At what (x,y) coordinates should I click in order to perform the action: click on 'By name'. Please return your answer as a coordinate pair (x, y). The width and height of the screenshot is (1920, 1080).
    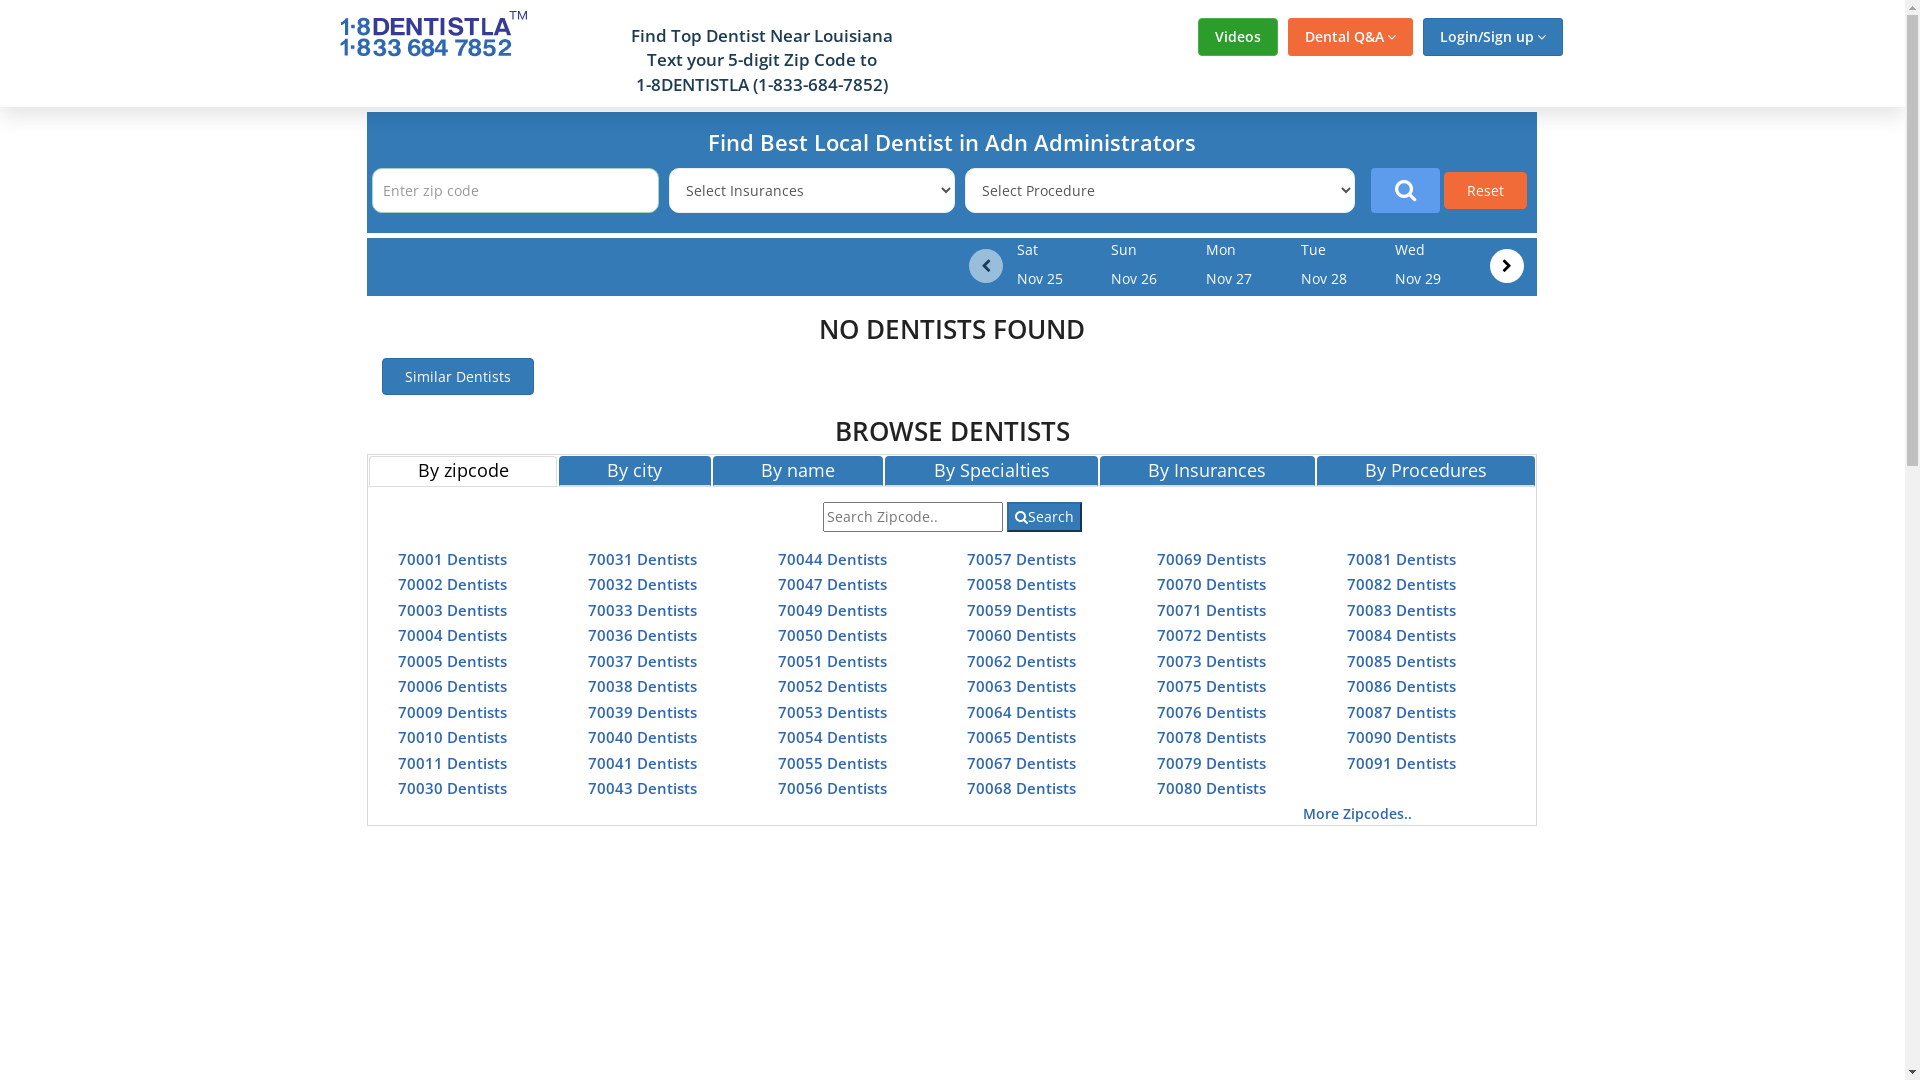
    Looking at the image, I should click on (797, 470).